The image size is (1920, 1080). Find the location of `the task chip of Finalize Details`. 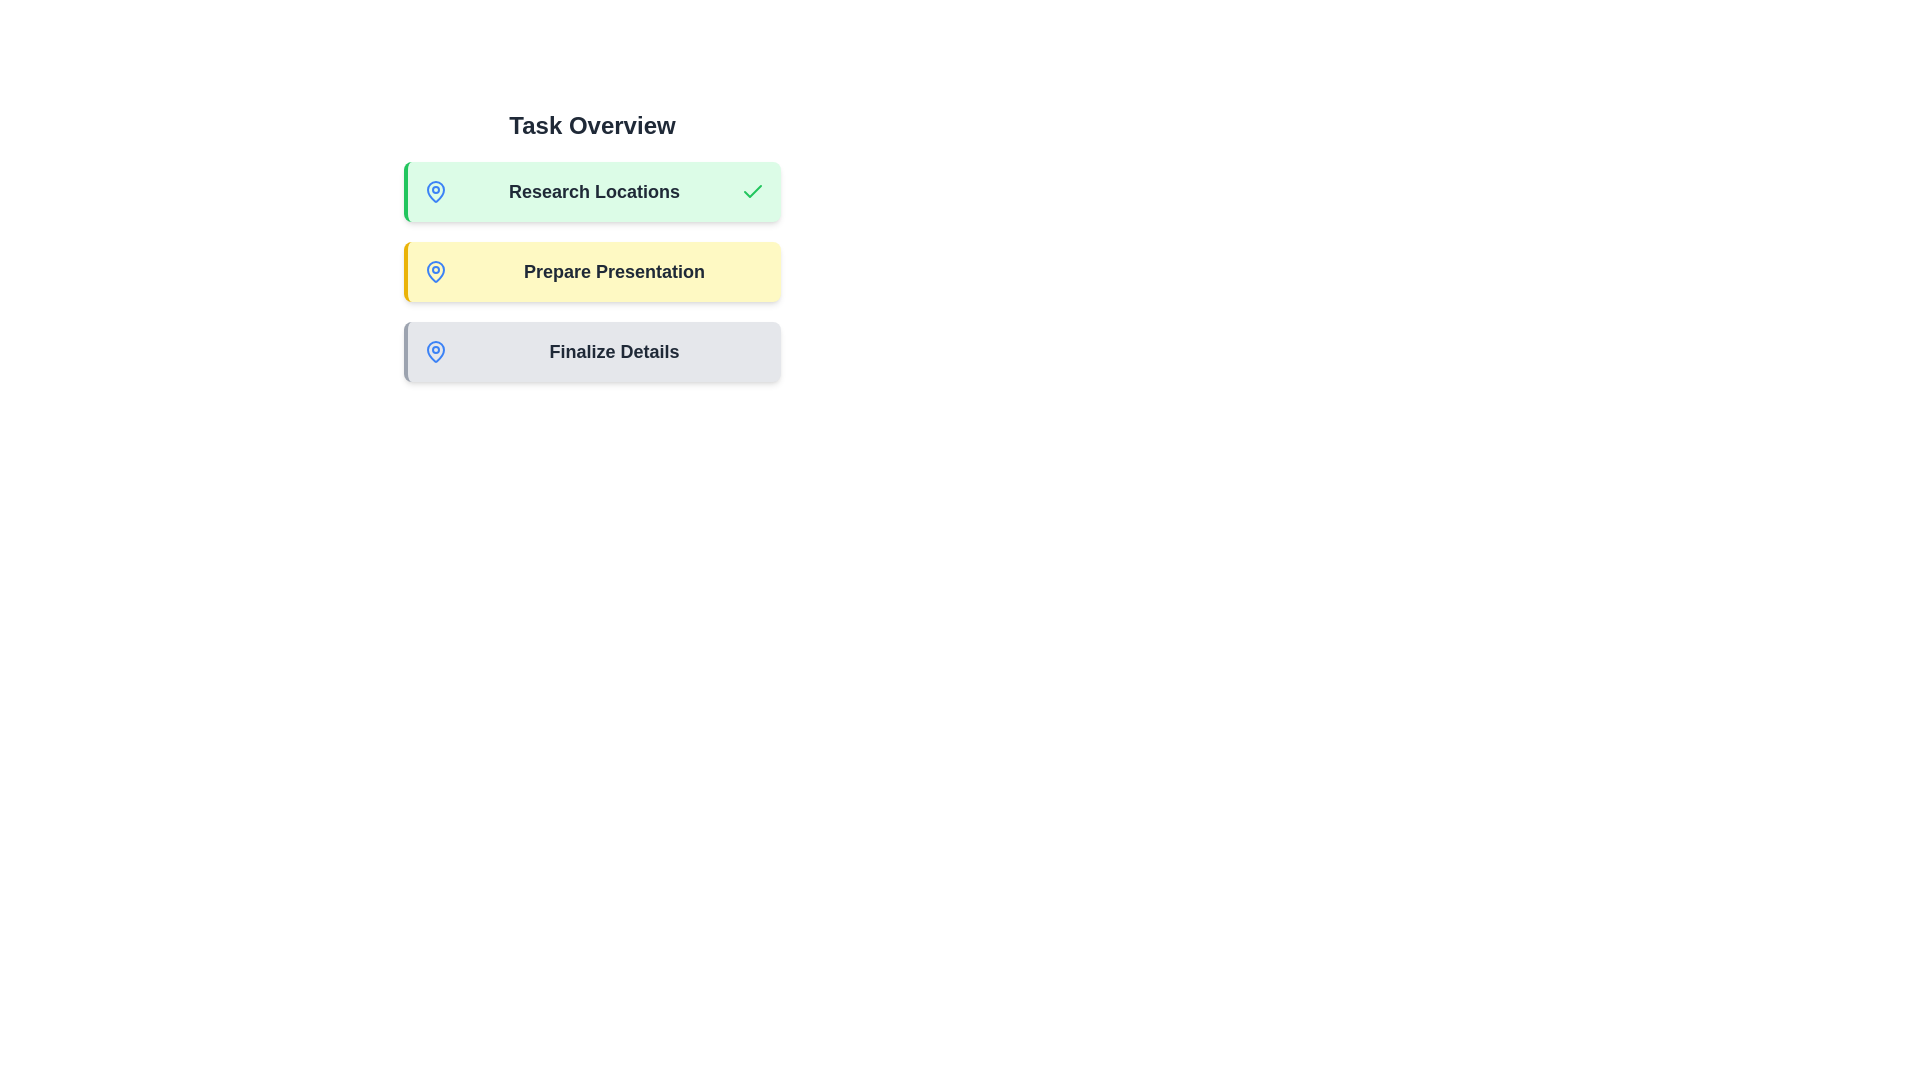

the task chip of Finalize Details is located at coordinates (591, 350).